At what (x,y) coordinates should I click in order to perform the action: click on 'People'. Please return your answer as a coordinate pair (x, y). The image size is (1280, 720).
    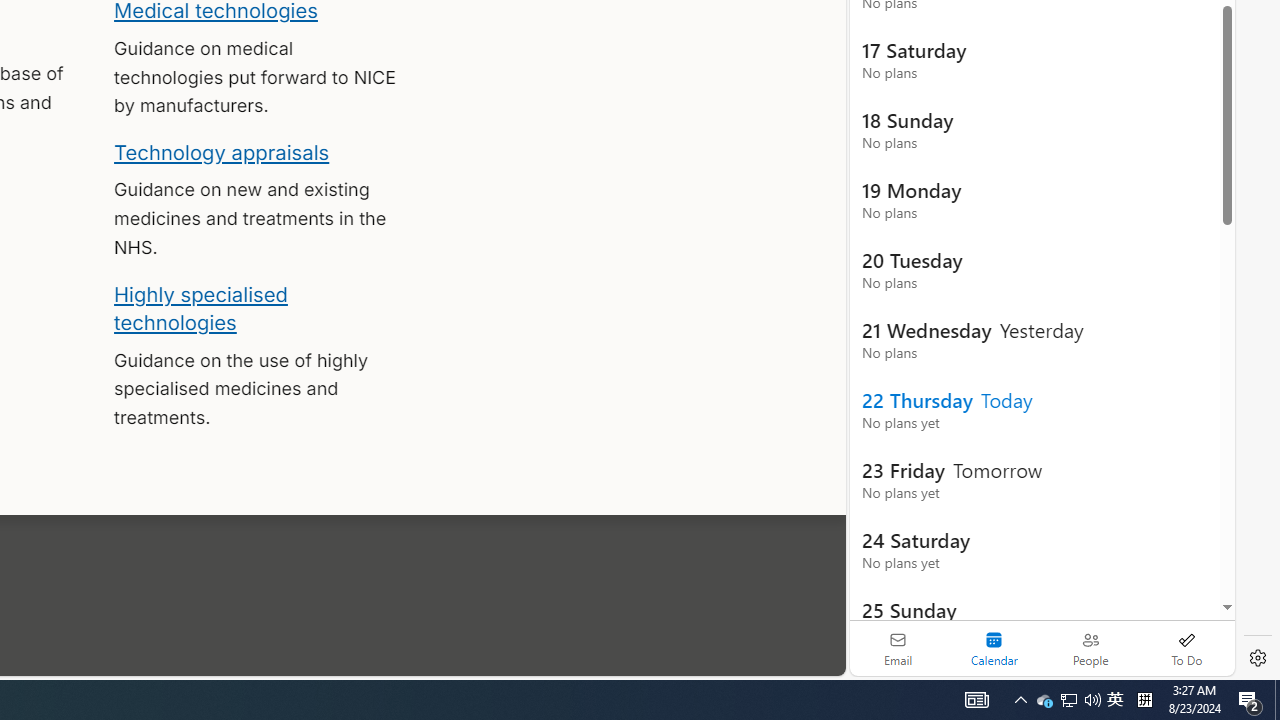
    Looking at the image, I should click on (1089, 648).